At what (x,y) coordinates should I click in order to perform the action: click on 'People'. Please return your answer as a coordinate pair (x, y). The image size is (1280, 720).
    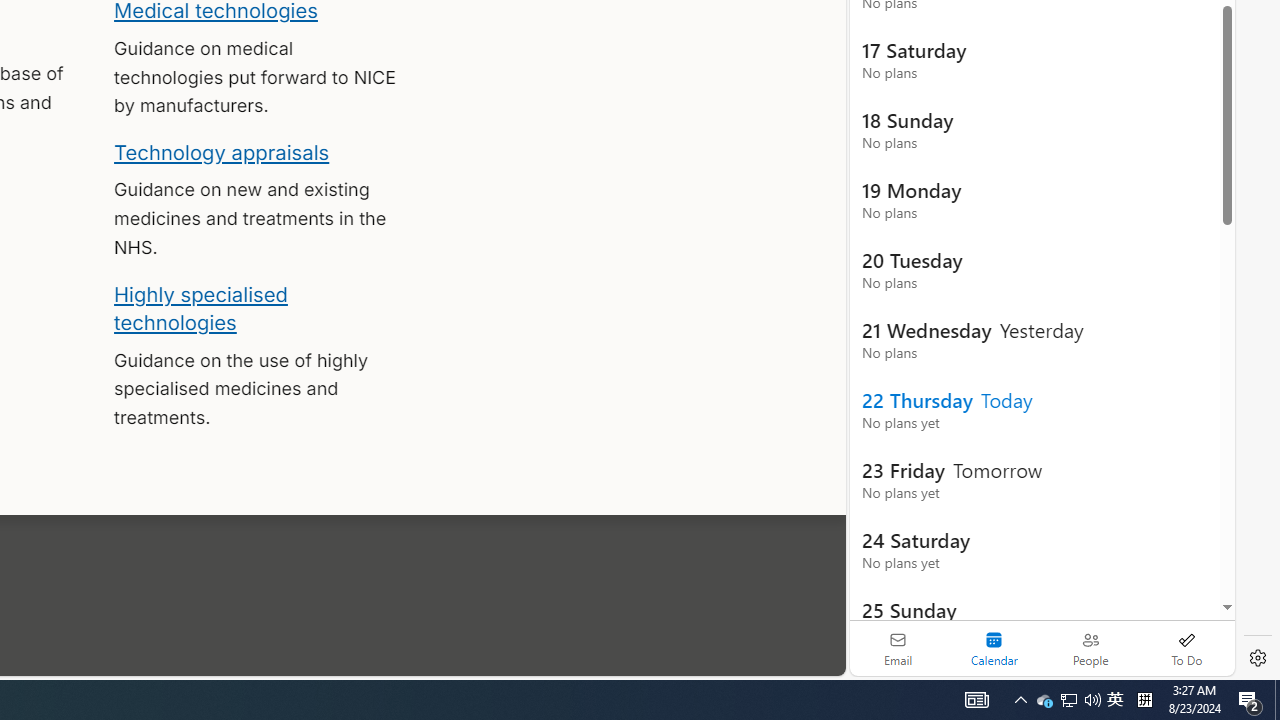
    Looking at the image, I should click on (1089, 648).